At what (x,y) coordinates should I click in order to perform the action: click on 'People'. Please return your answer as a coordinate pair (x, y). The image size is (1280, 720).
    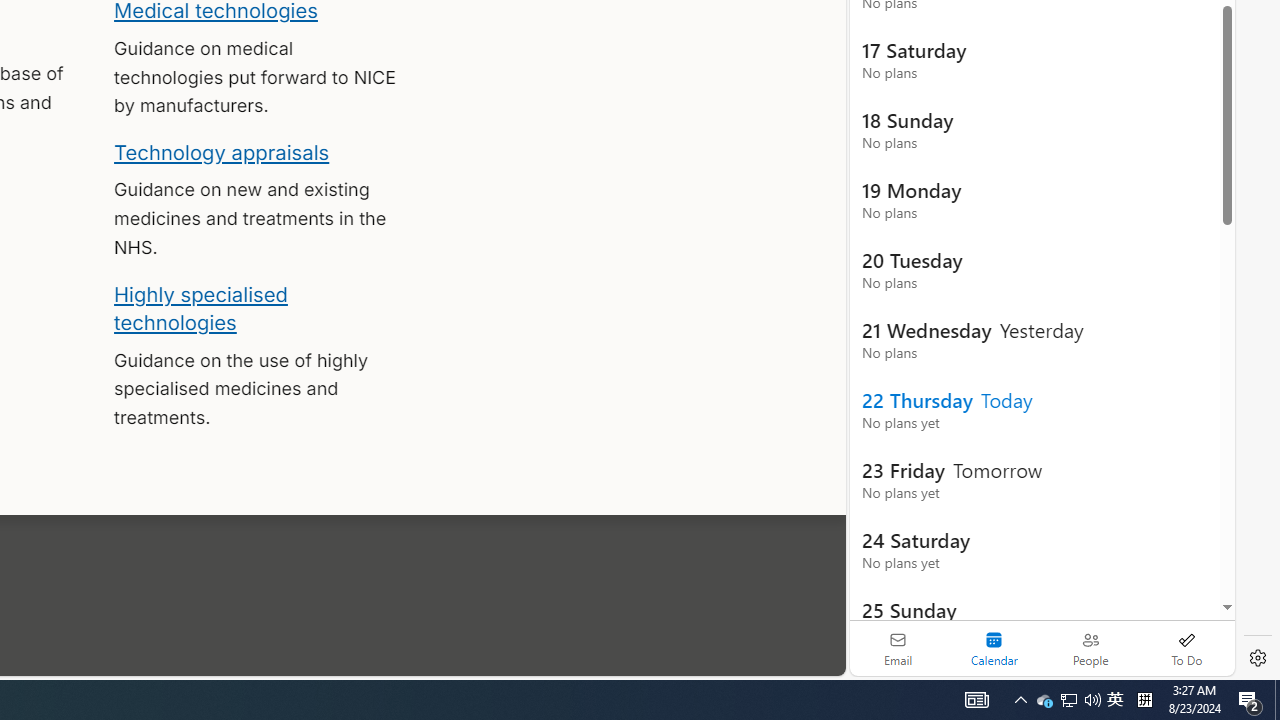
    Looking at the image, I should click on (1089, 648).